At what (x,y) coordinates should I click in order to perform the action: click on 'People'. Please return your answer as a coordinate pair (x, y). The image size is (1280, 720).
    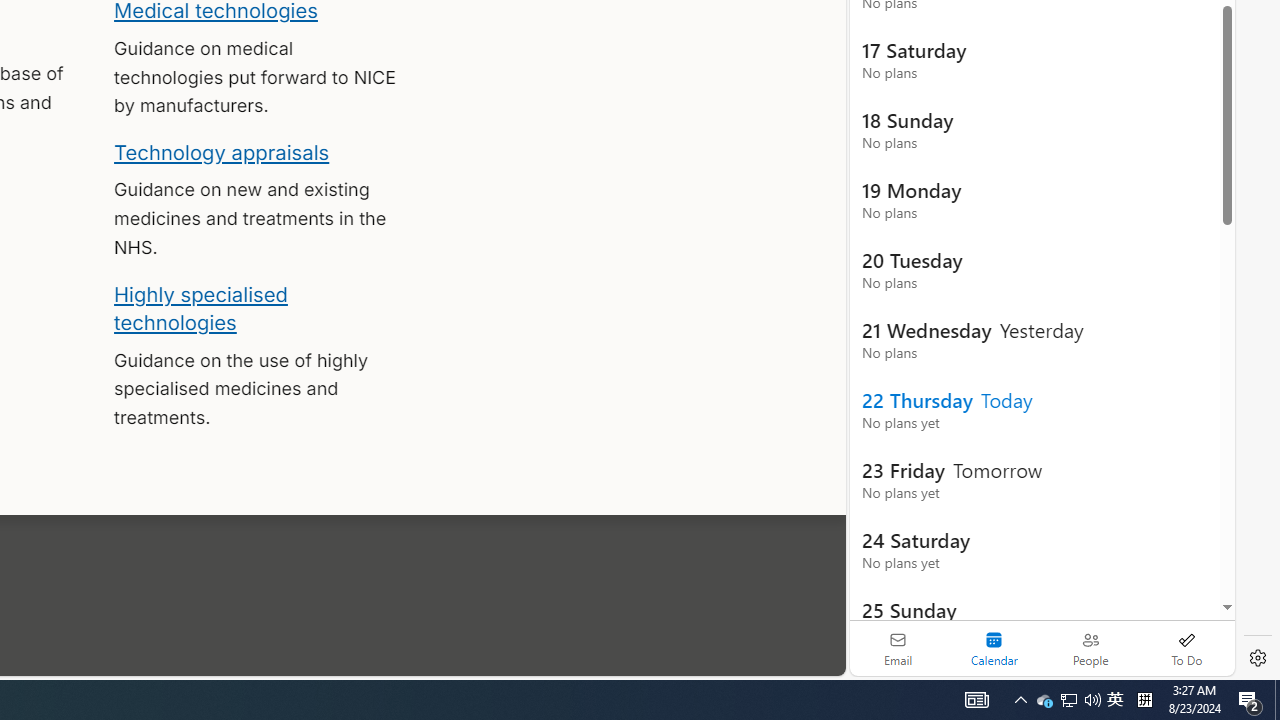
    Looking at the image, I should click on (1089, 648).